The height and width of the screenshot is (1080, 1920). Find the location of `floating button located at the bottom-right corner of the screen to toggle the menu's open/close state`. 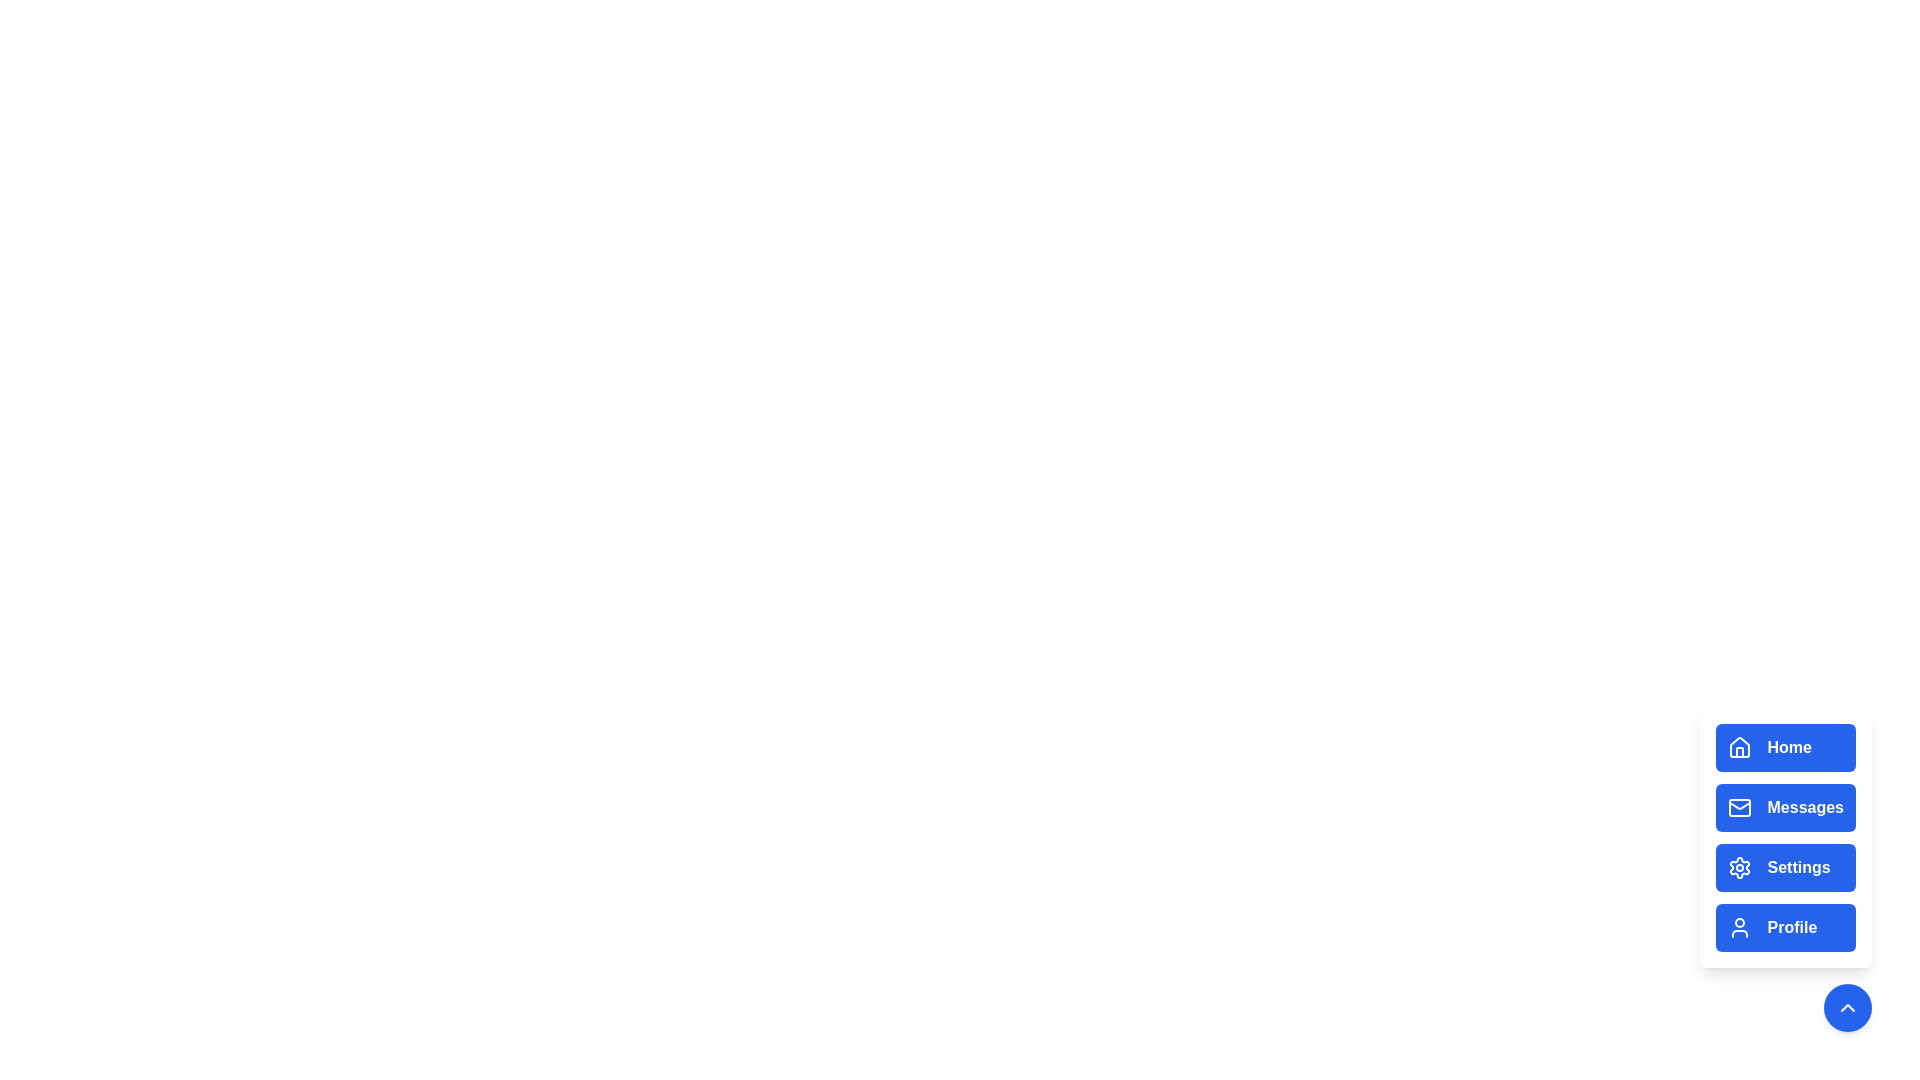

floating button located at the bottom-right corner of the screen to toggle the menu's open/close state is located at coordinates (1847, 1007).